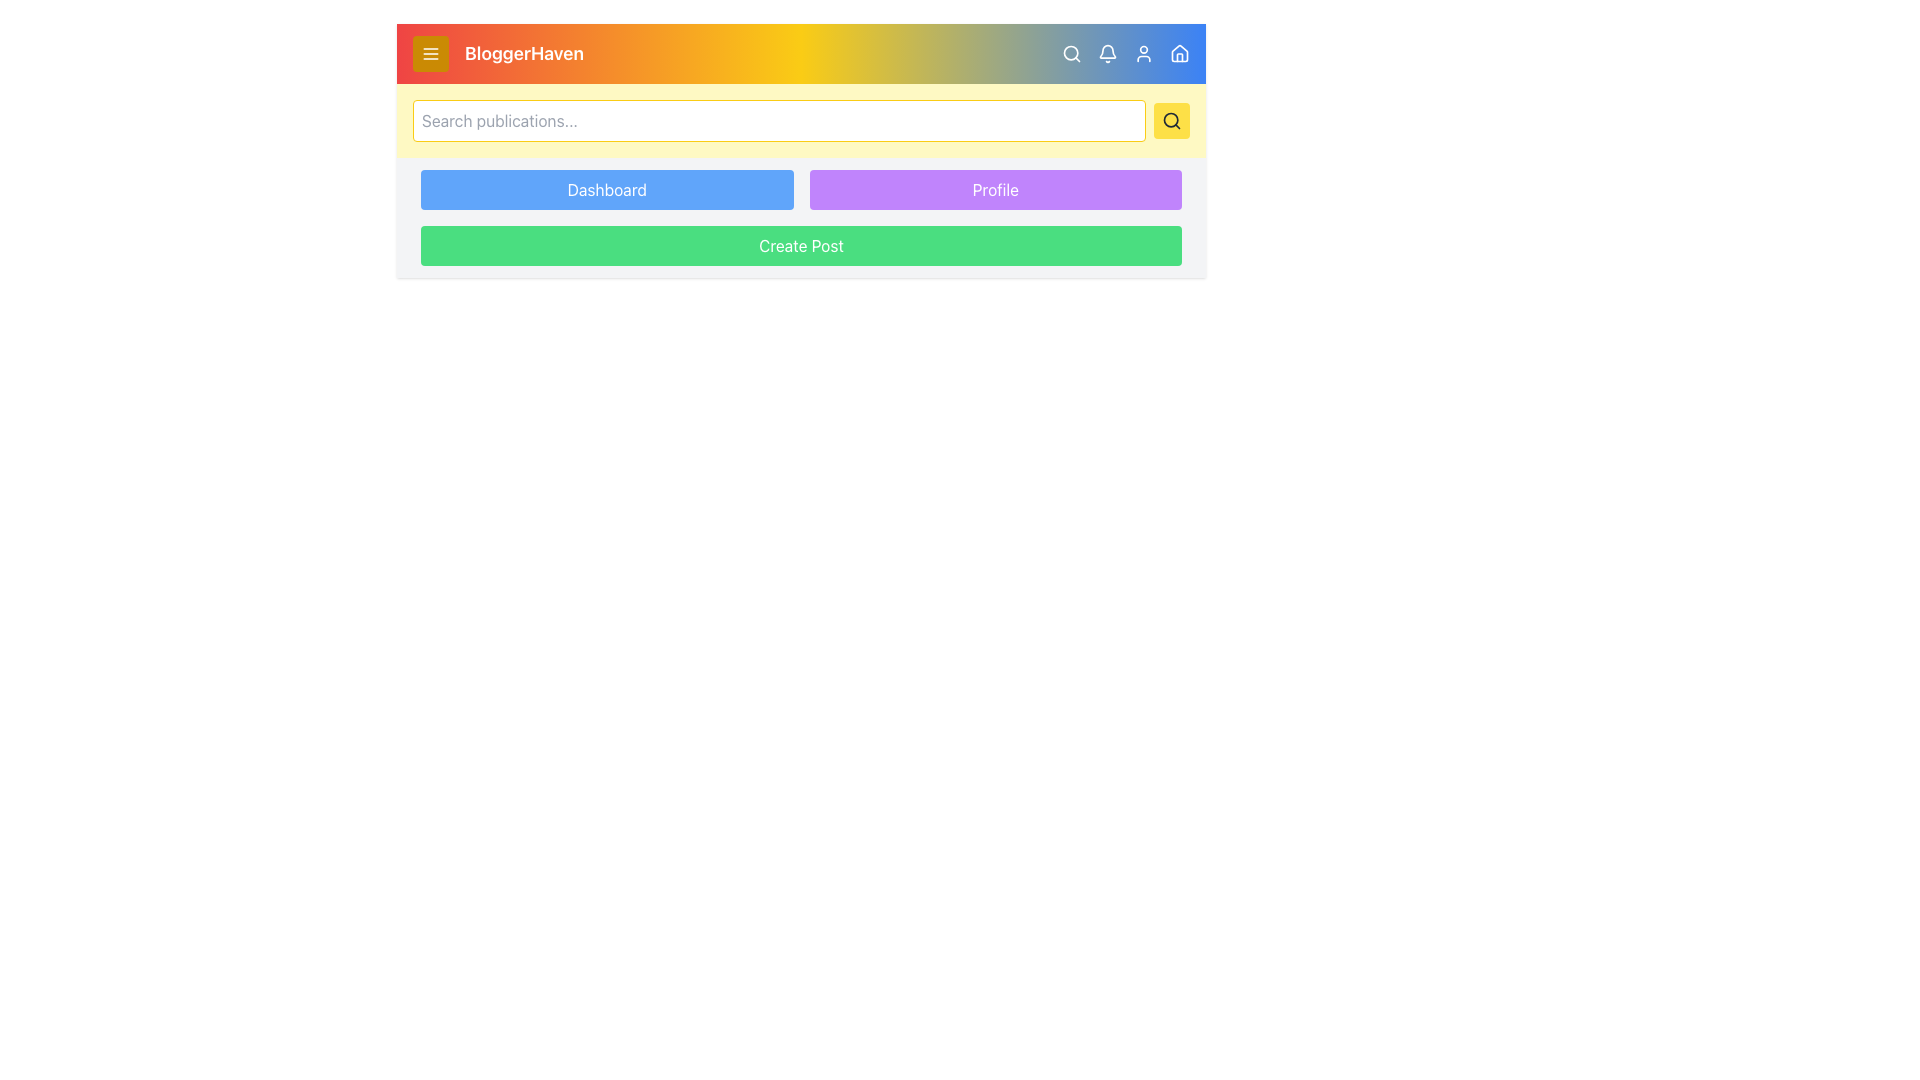 This screenshot has width=1920, height=1080. Describe the element at coordinates (606, 189) in the screenshot. I see `the 'Dashboard' button with a blue background and rounded corners` at that location.